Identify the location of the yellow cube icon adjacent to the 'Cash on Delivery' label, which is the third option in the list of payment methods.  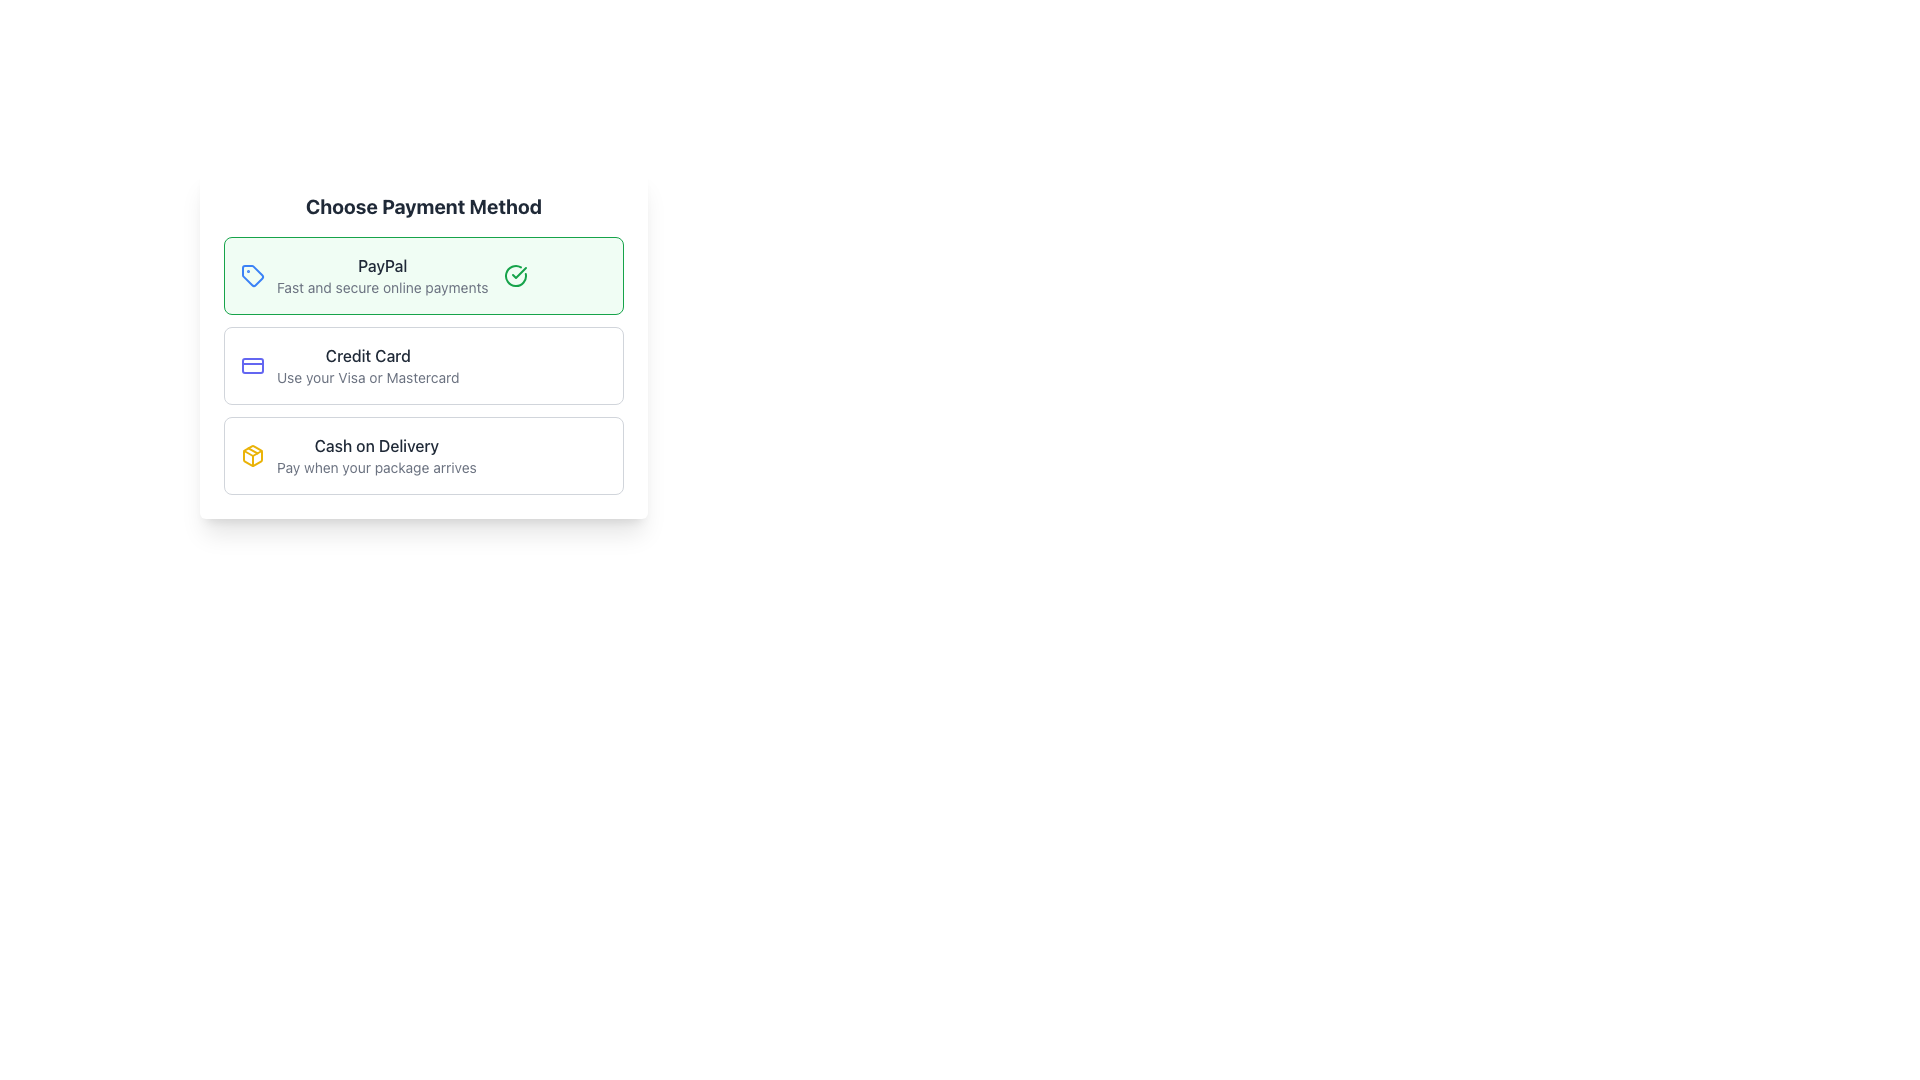
(252, 455).